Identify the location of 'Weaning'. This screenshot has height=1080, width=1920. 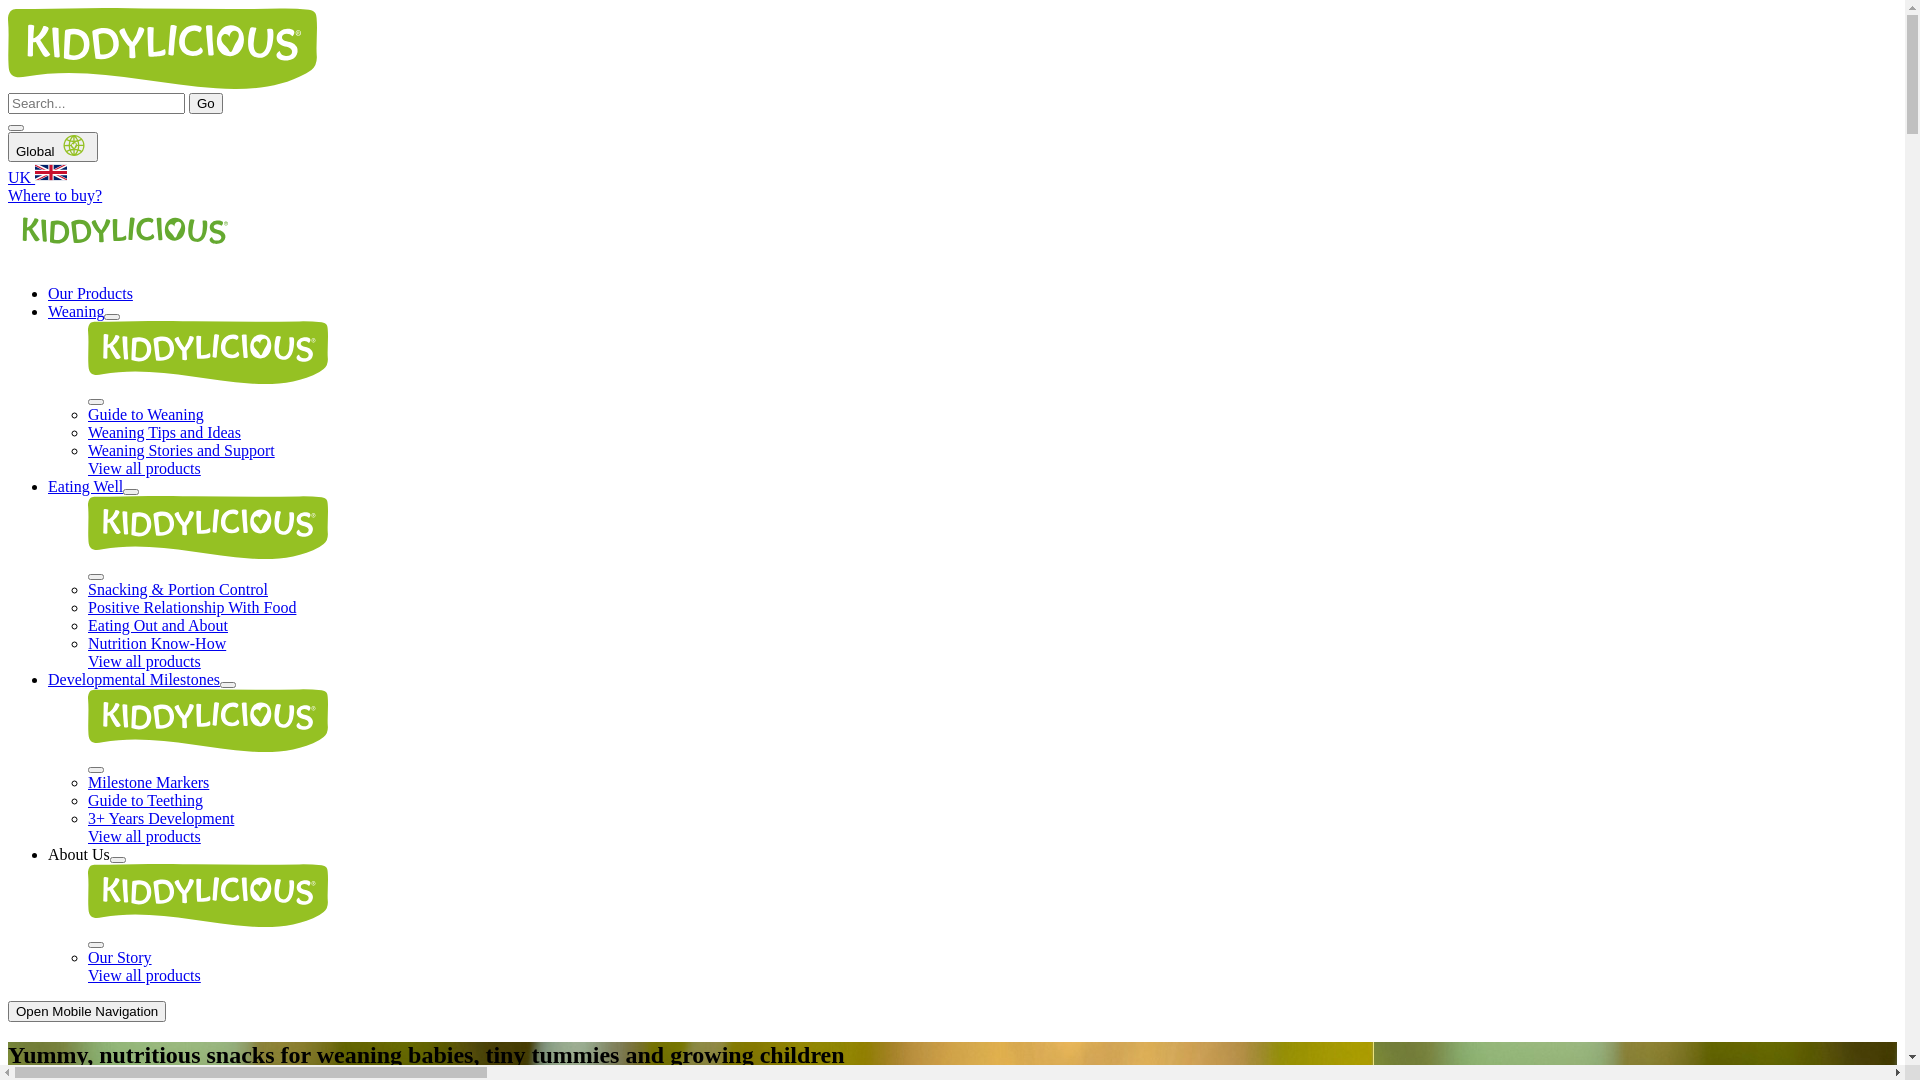
(76, 311).